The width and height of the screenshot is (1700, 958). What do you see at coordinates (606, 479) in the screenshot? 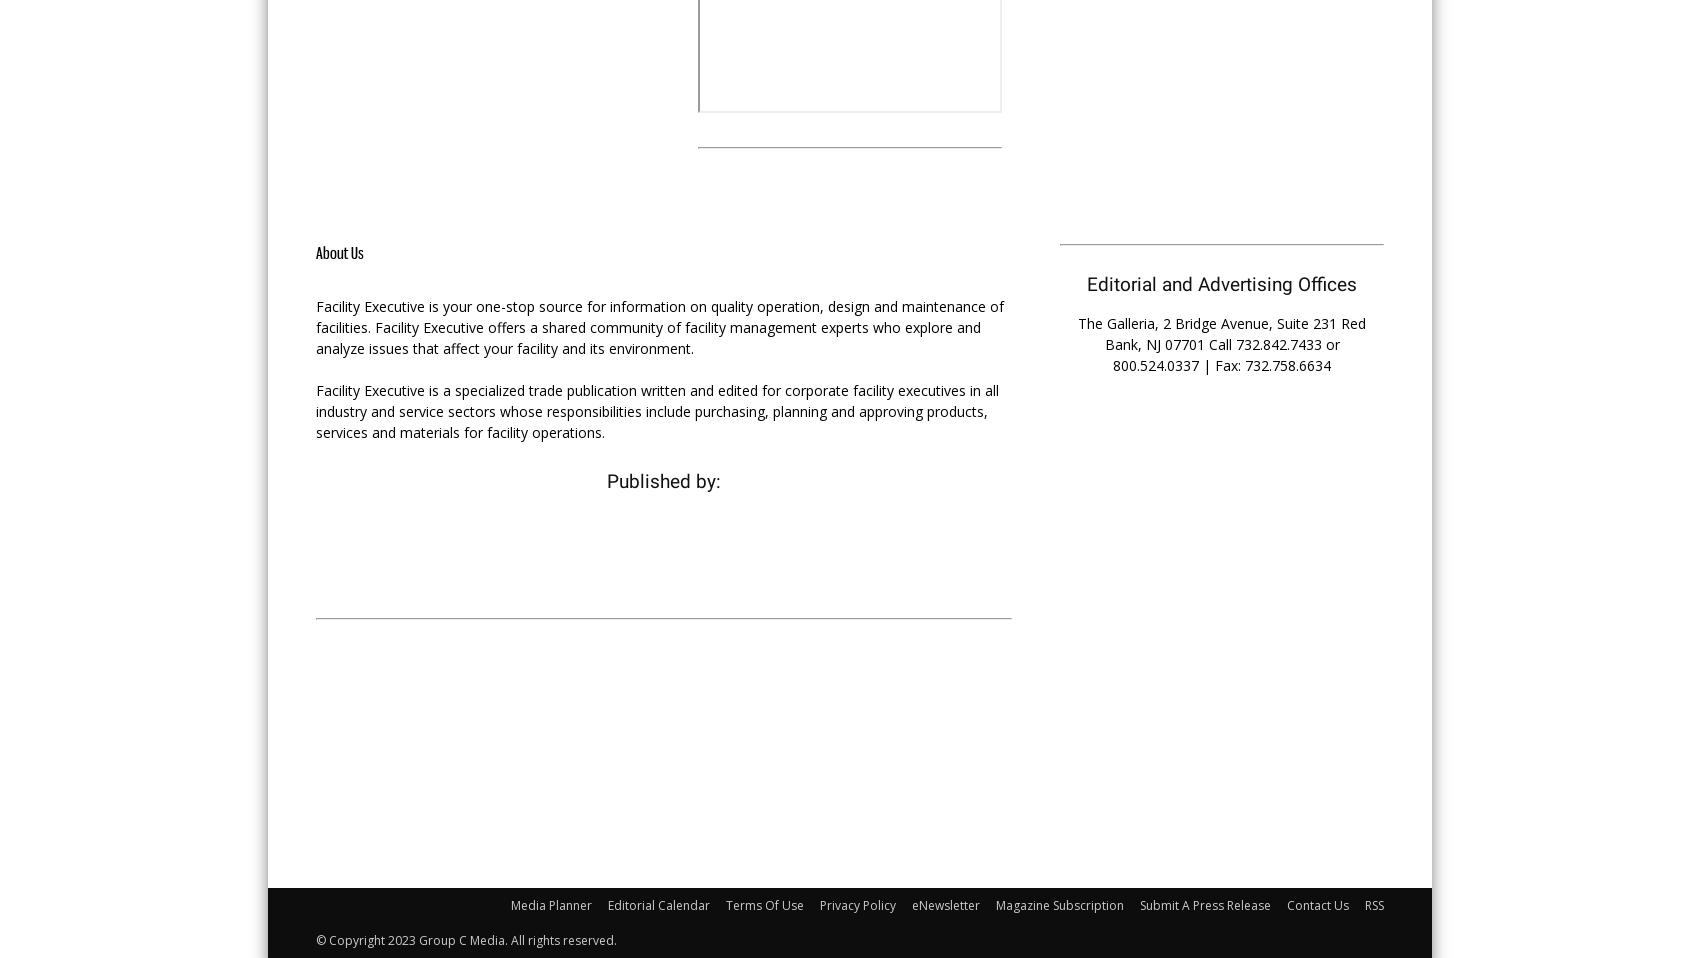
I see `'Published by:'` at bounding box center [606, 479].